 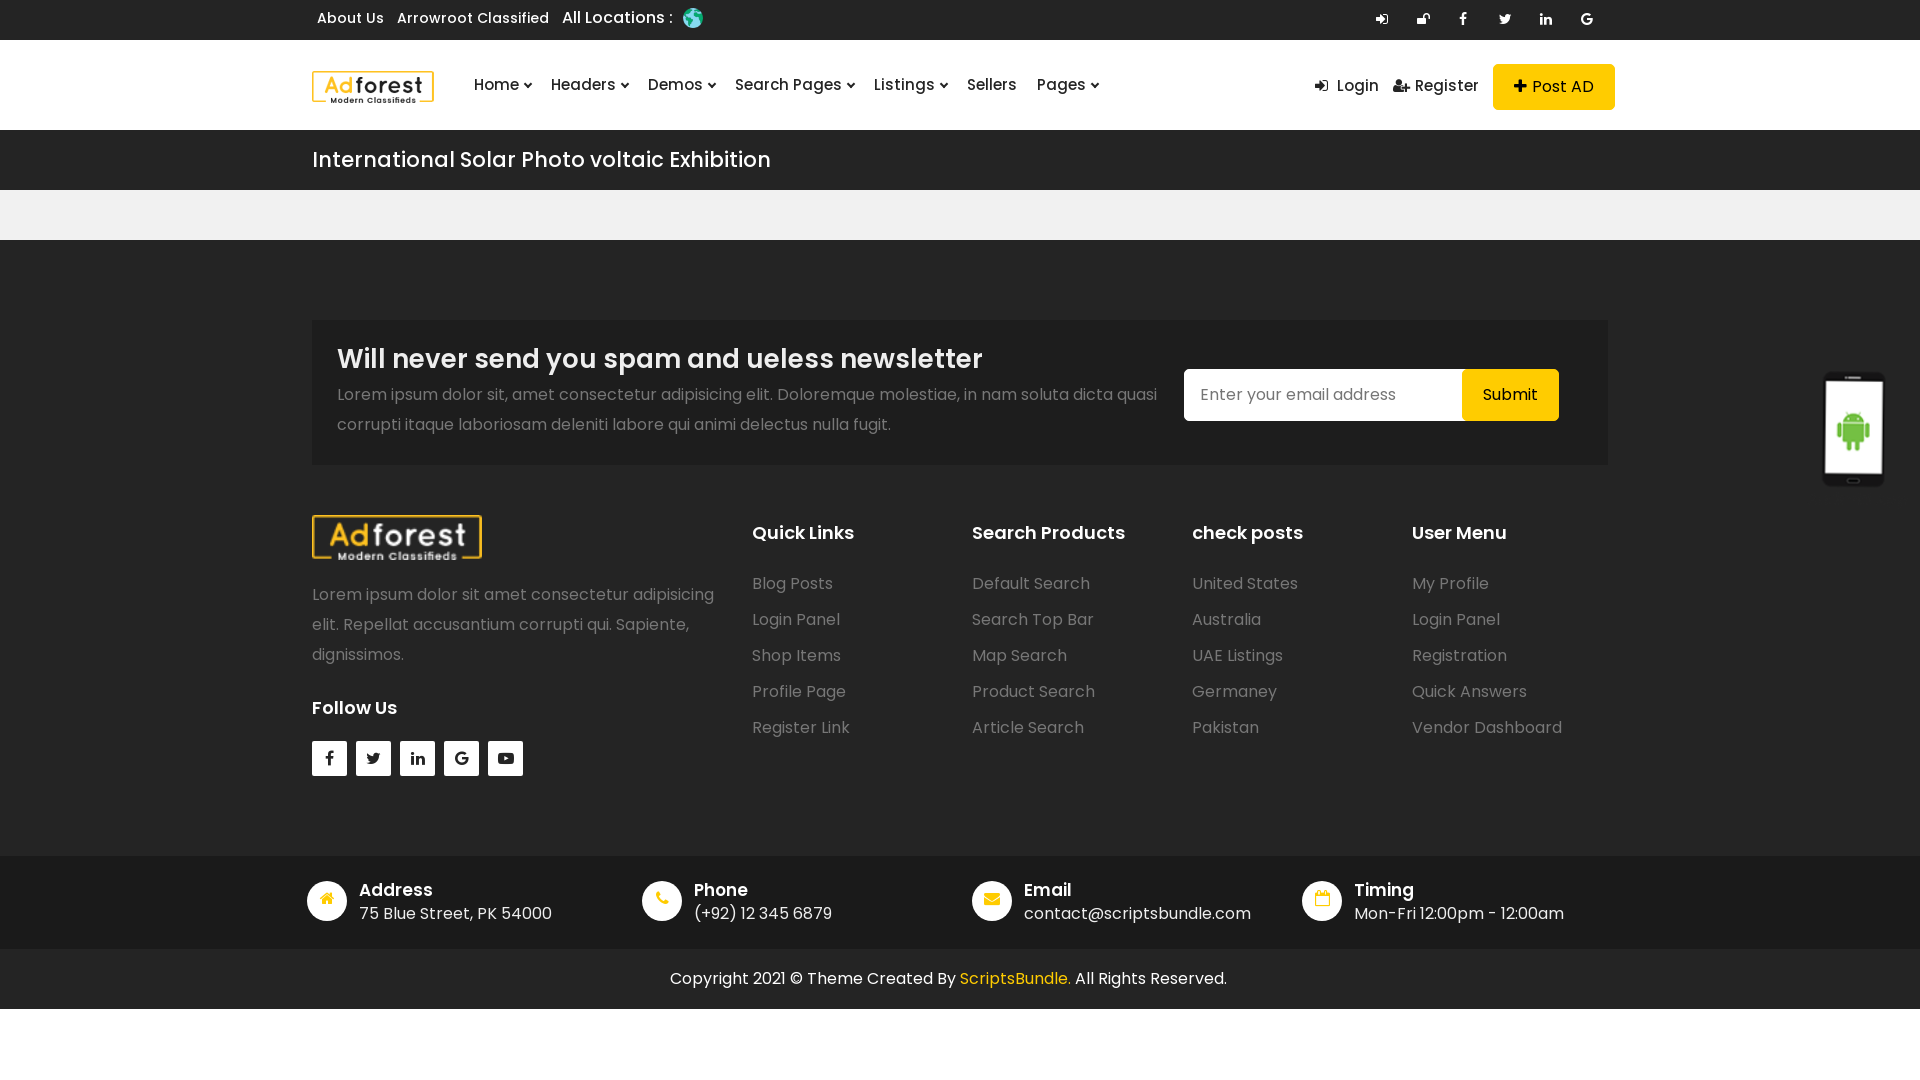 I want to click on 'Article Search', so click(x=1027, y=727).